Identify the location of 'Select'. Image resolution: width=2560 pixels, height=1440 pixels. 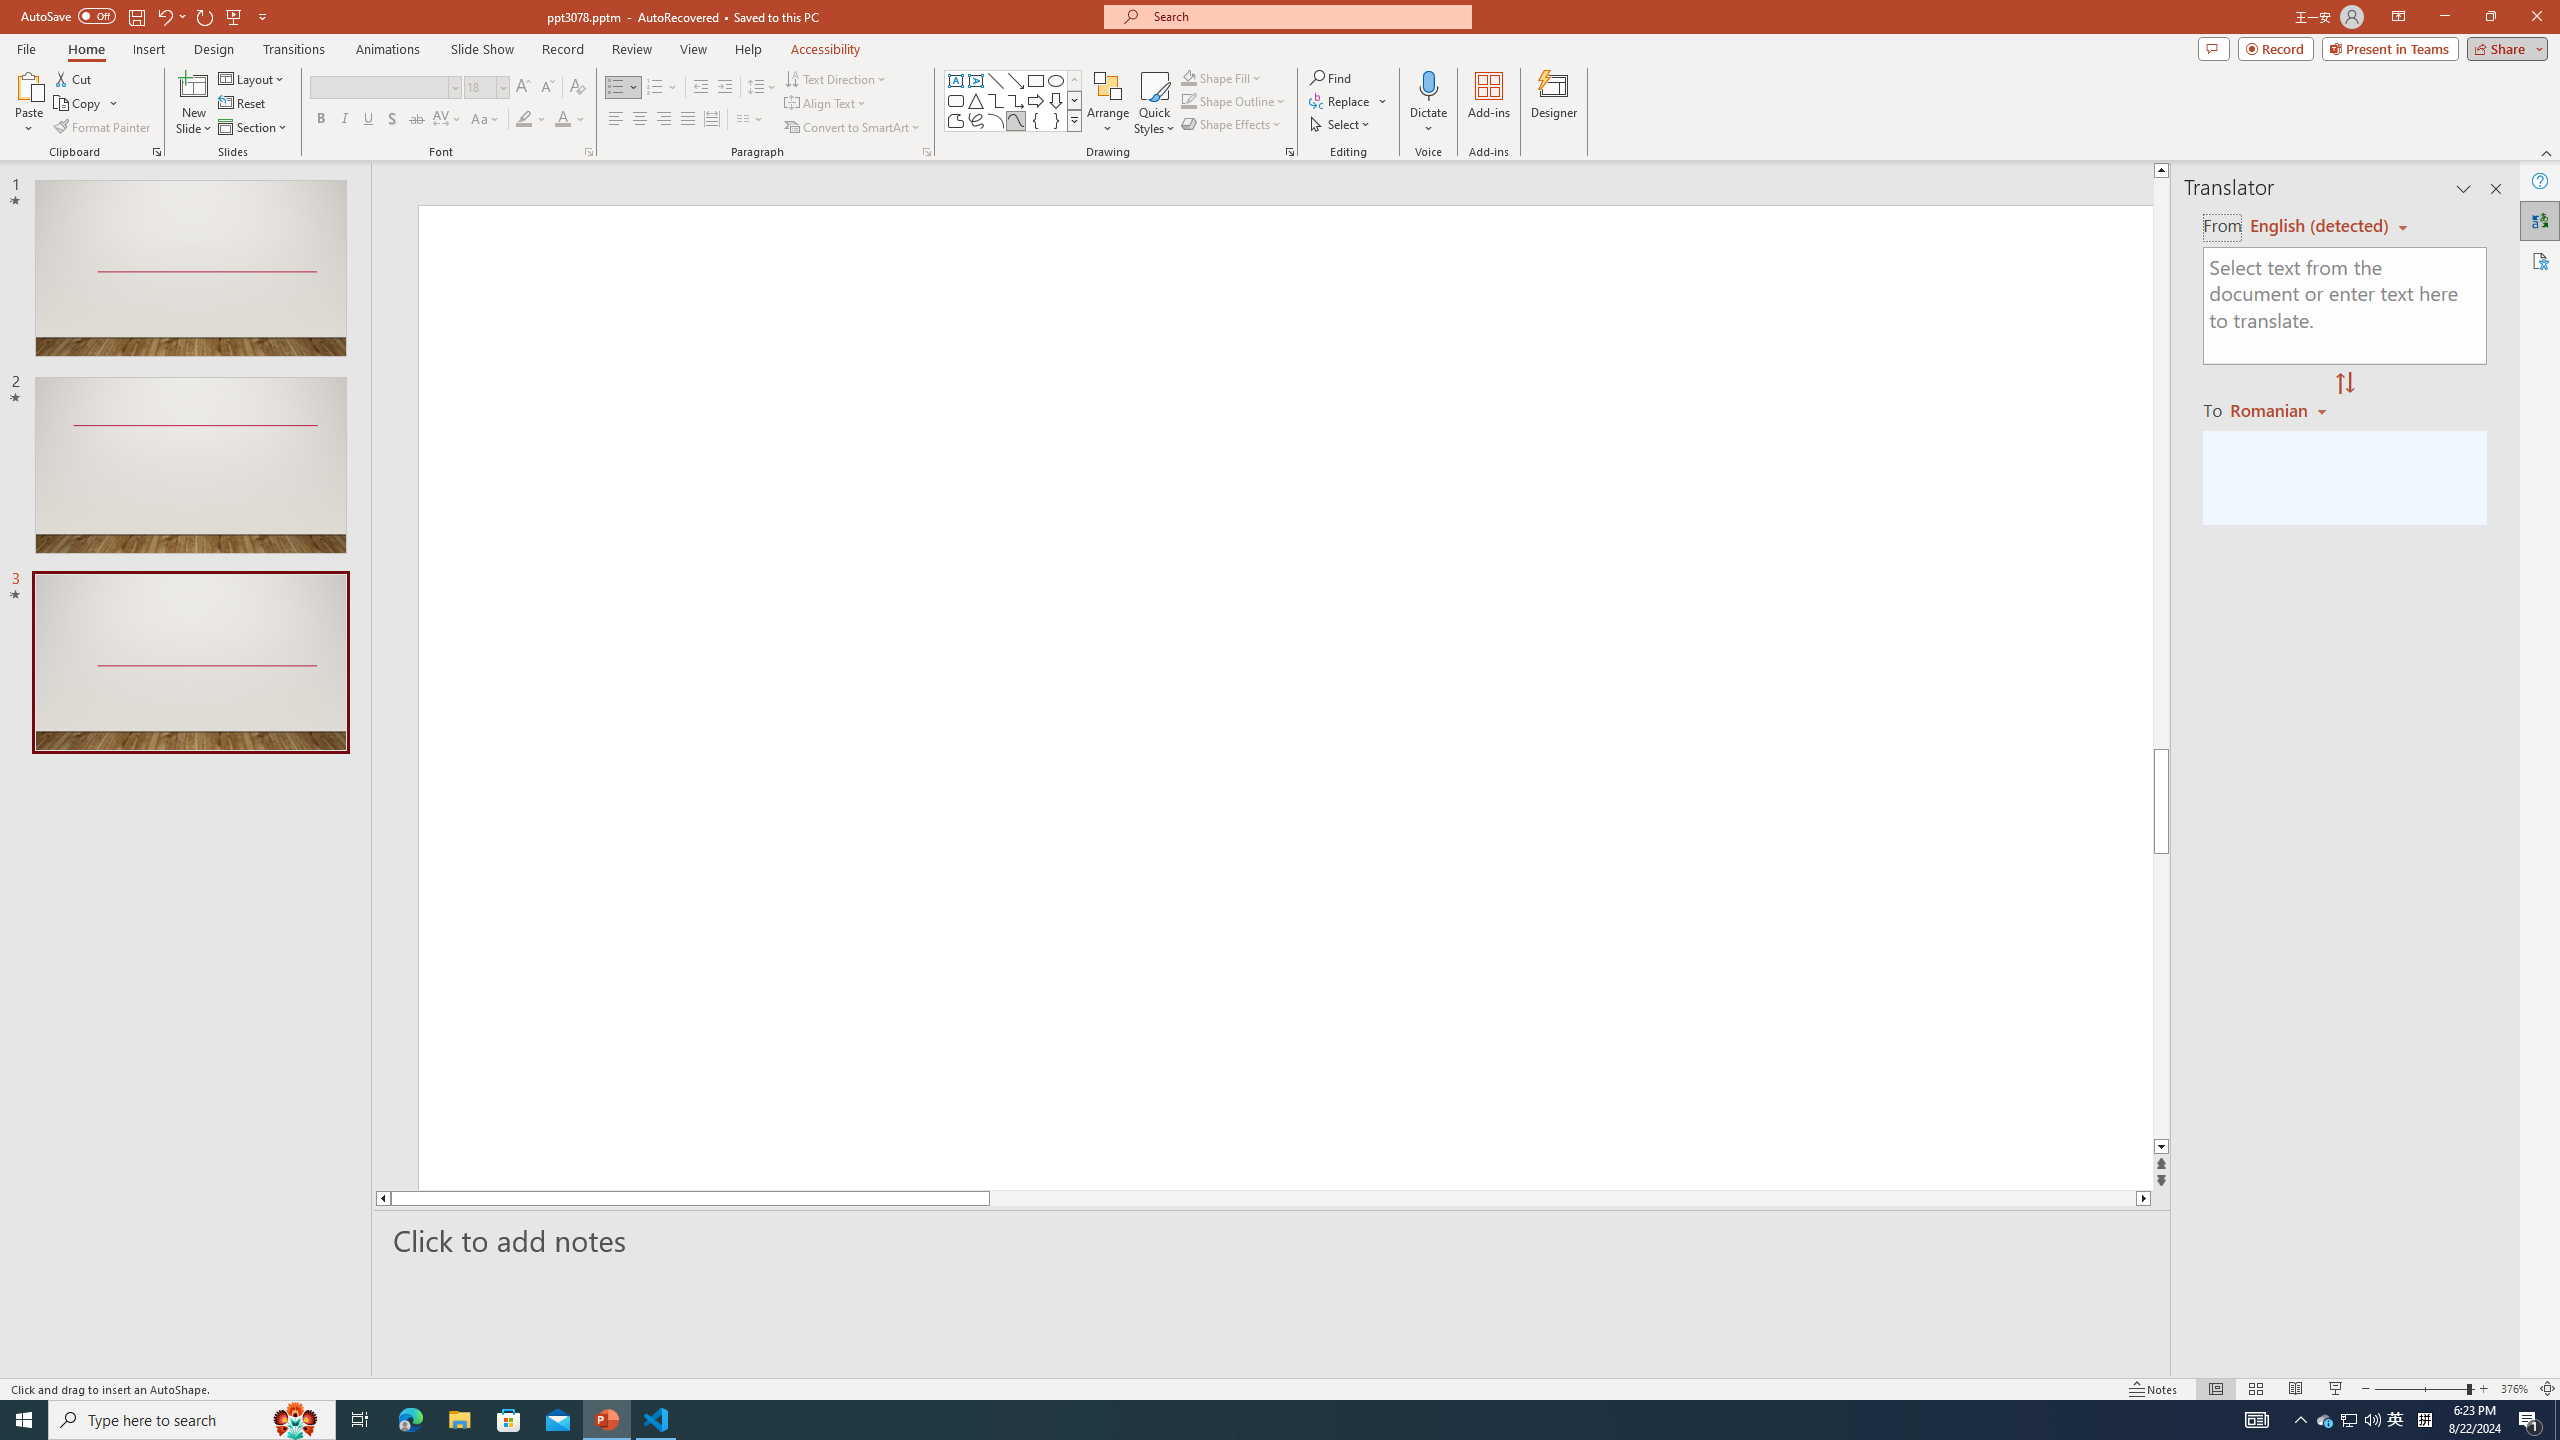
(1341, 122).